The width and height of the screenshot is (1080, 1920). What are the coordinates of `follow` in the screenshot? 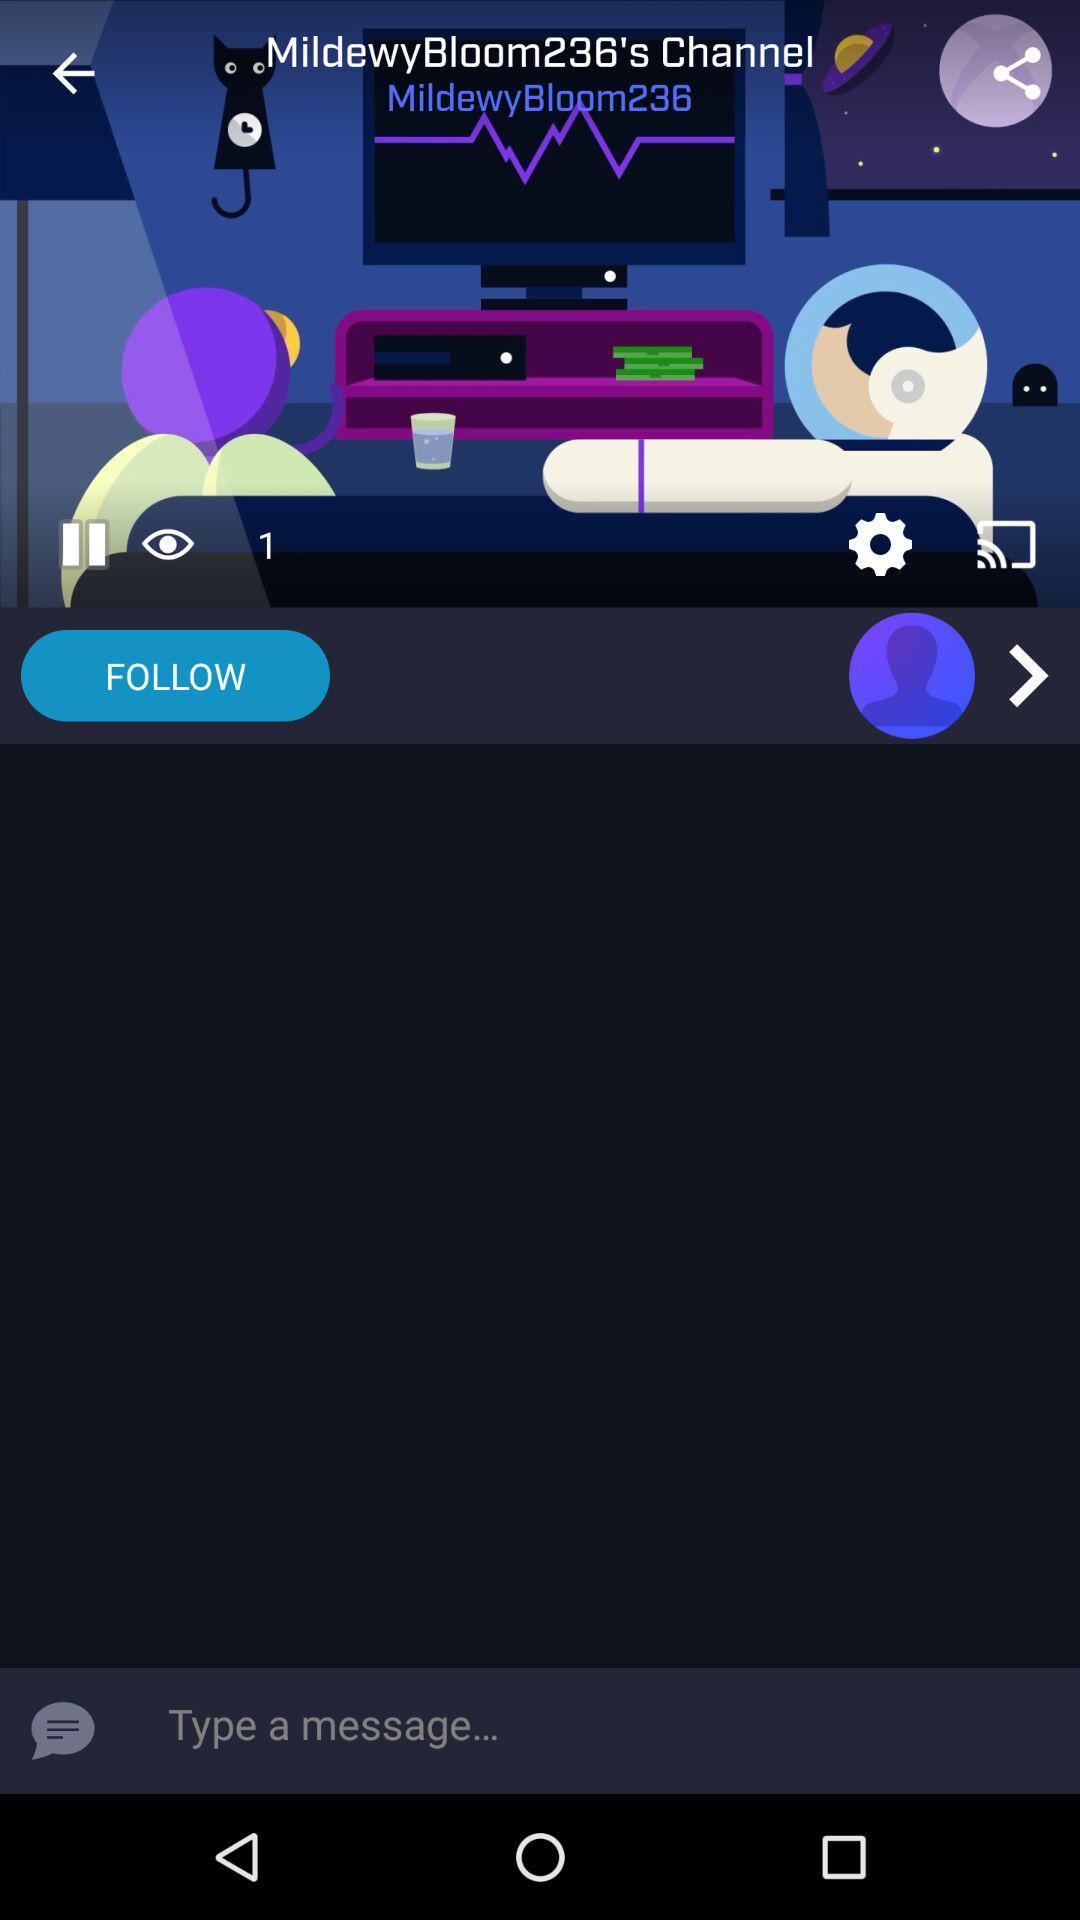 It's located at (174, 675).